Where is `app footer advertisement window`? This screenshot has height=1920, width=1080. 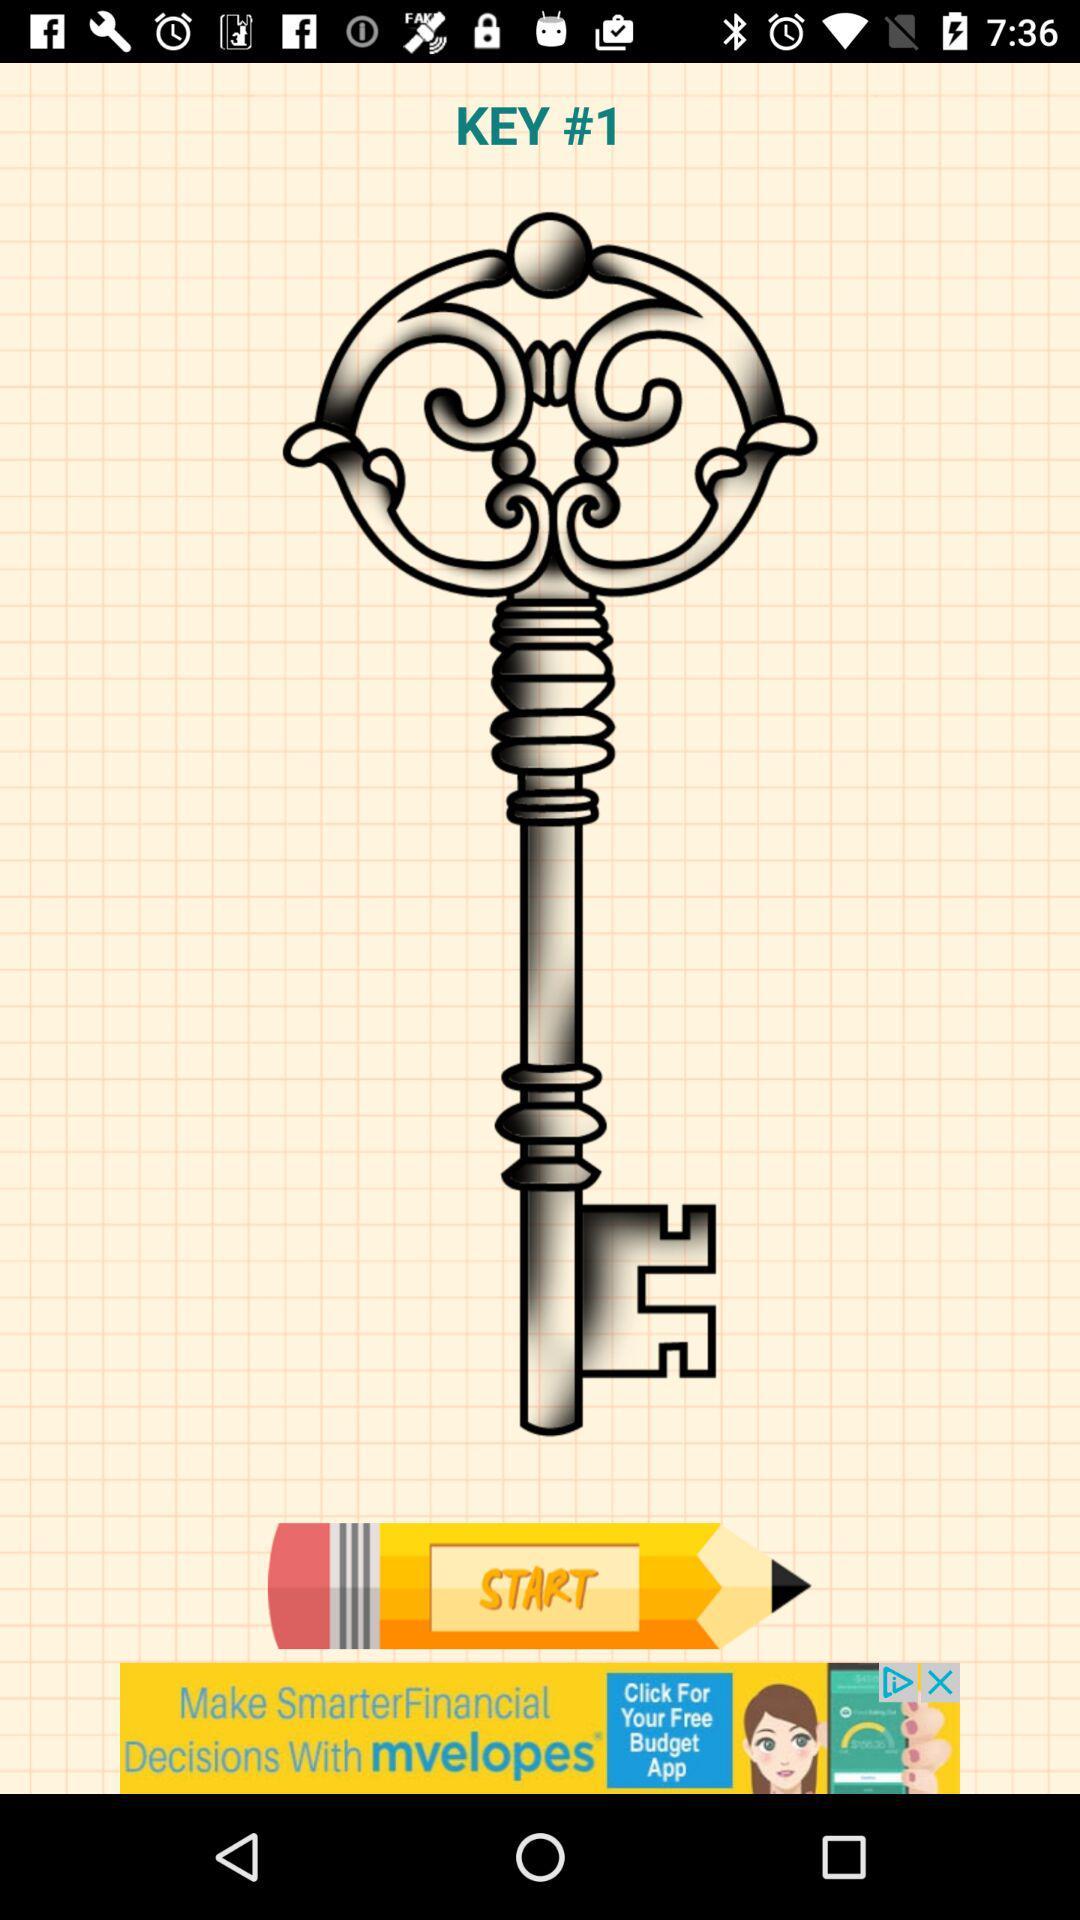
app footer advertisement window is located at coordinates (540, 1727).